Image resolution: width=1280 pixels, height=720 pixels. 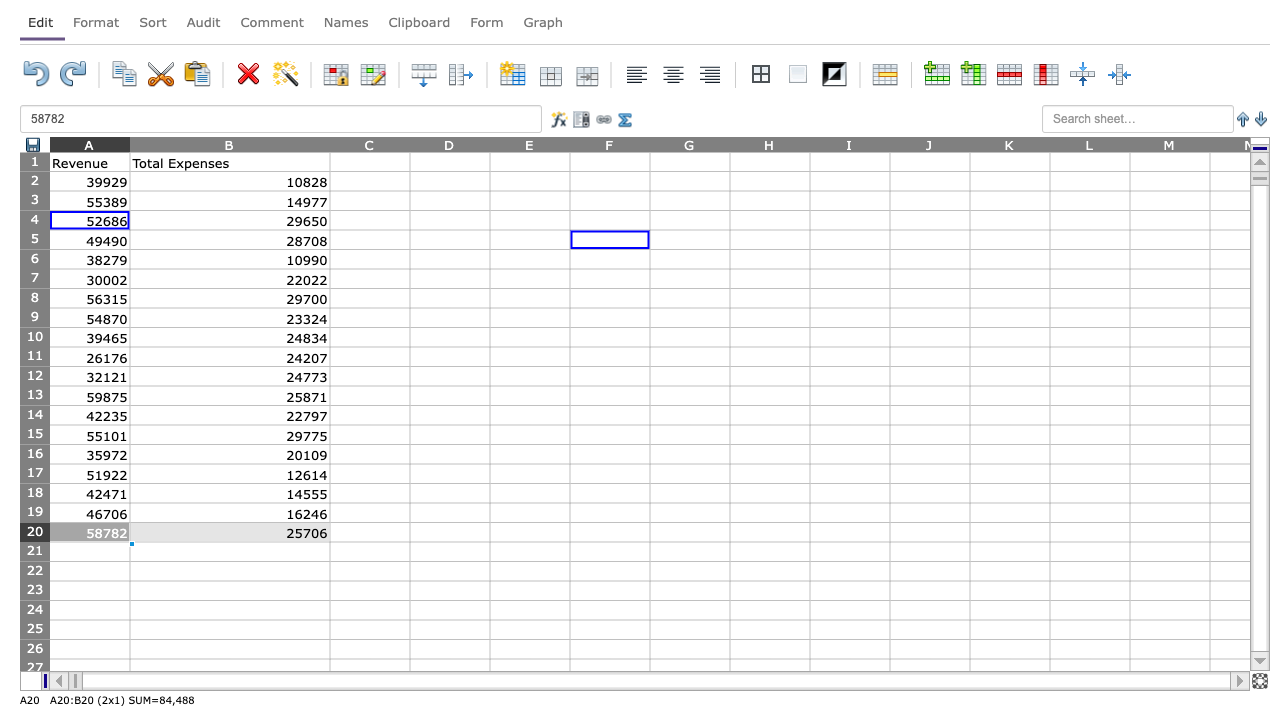 What do you see at coordinates (34, 551) in the screenshot?
I see `Move cursor to row 21` at bounding box center [34, 551].